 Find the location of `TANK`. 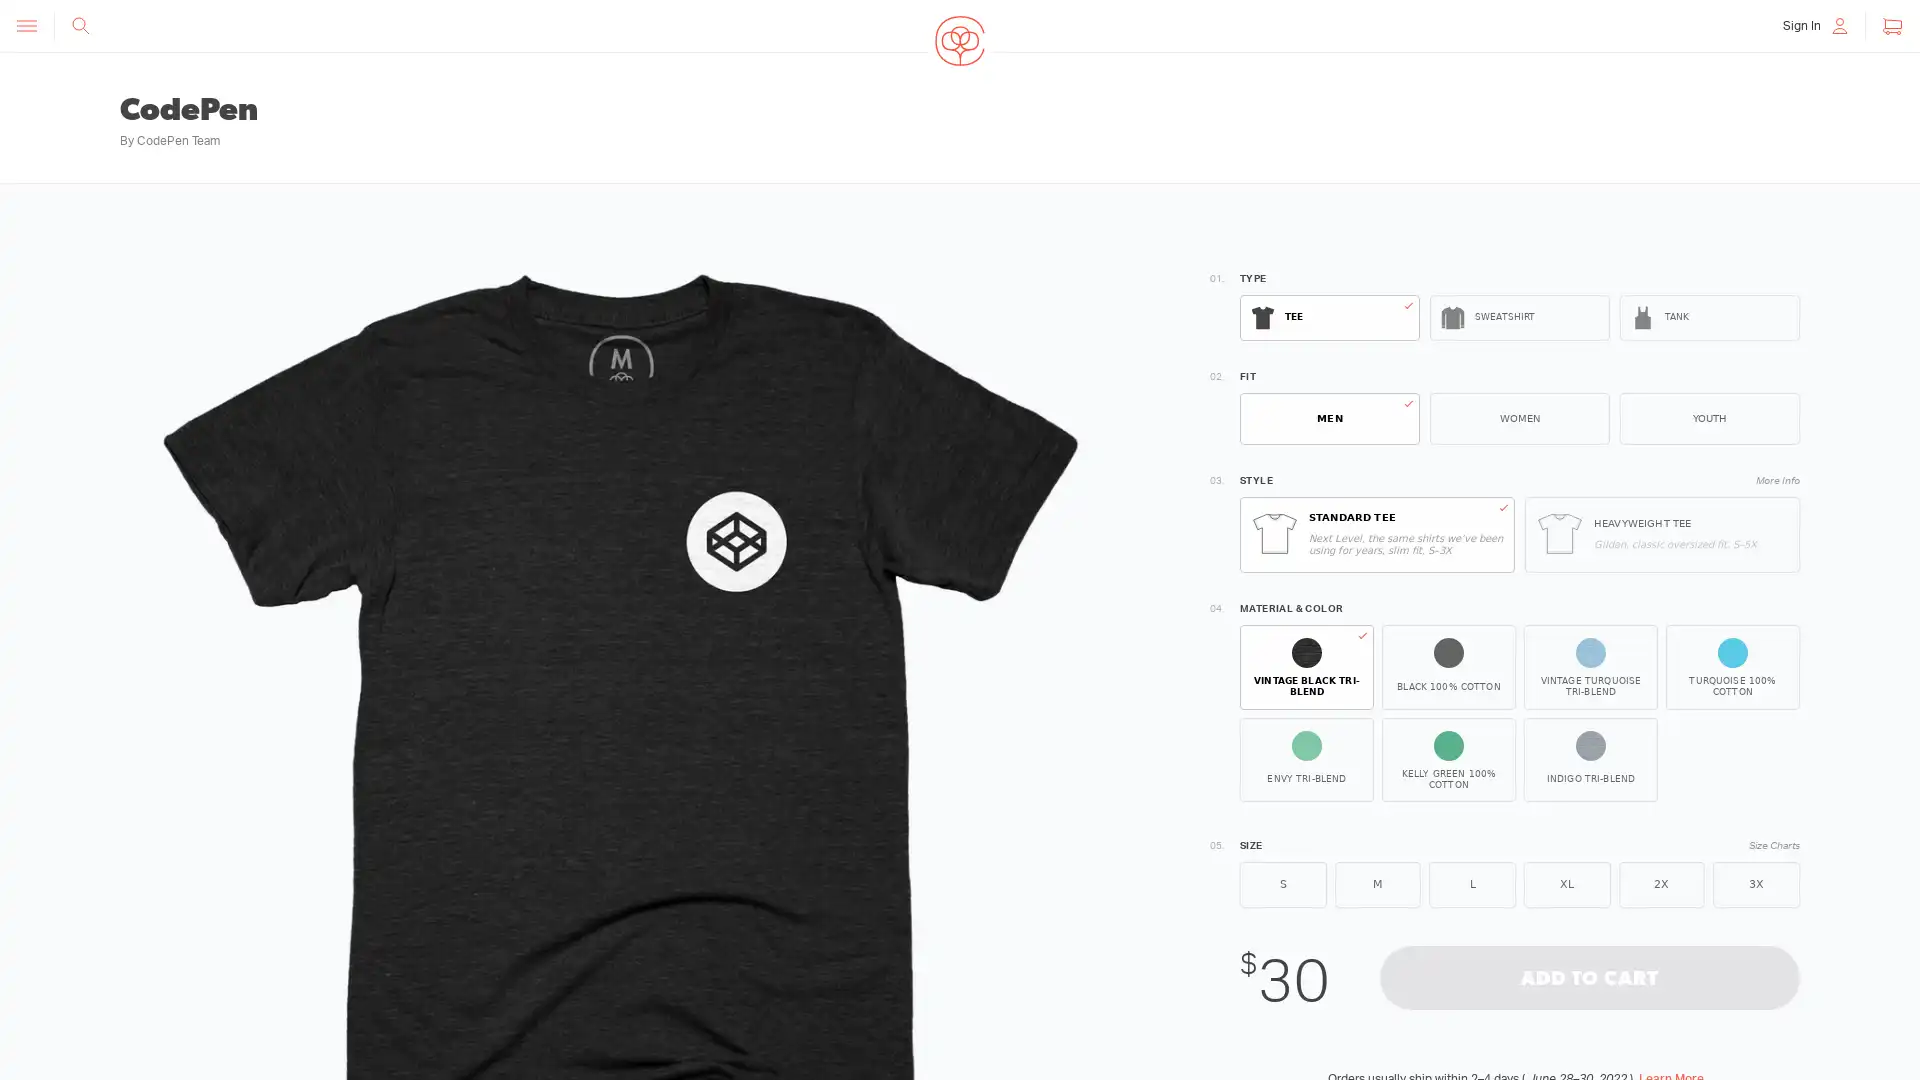

TANK is located at coordinates (1708, 316).